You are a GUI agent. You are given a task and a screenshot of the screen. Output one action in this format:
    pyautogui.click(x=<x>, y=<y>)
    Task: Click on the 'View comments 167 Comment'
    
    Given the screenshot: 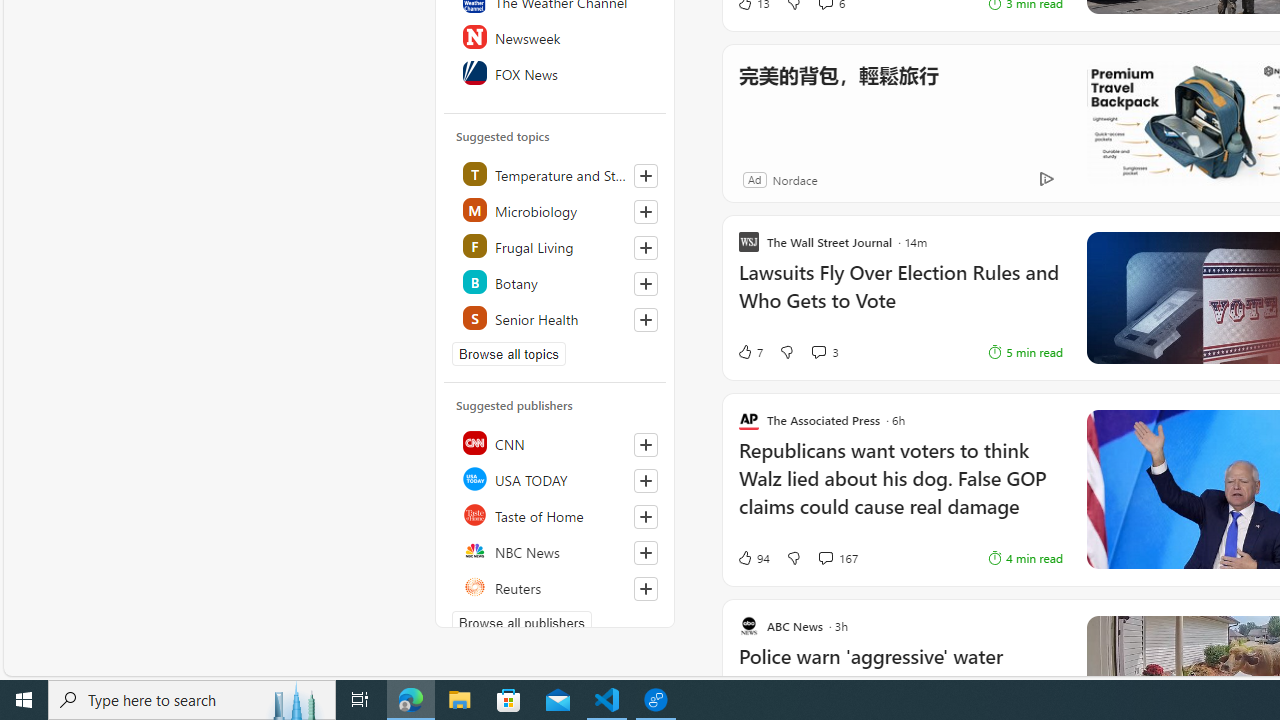 What is the action you would take?
    pyautogui.click(x=837, y=558)
    